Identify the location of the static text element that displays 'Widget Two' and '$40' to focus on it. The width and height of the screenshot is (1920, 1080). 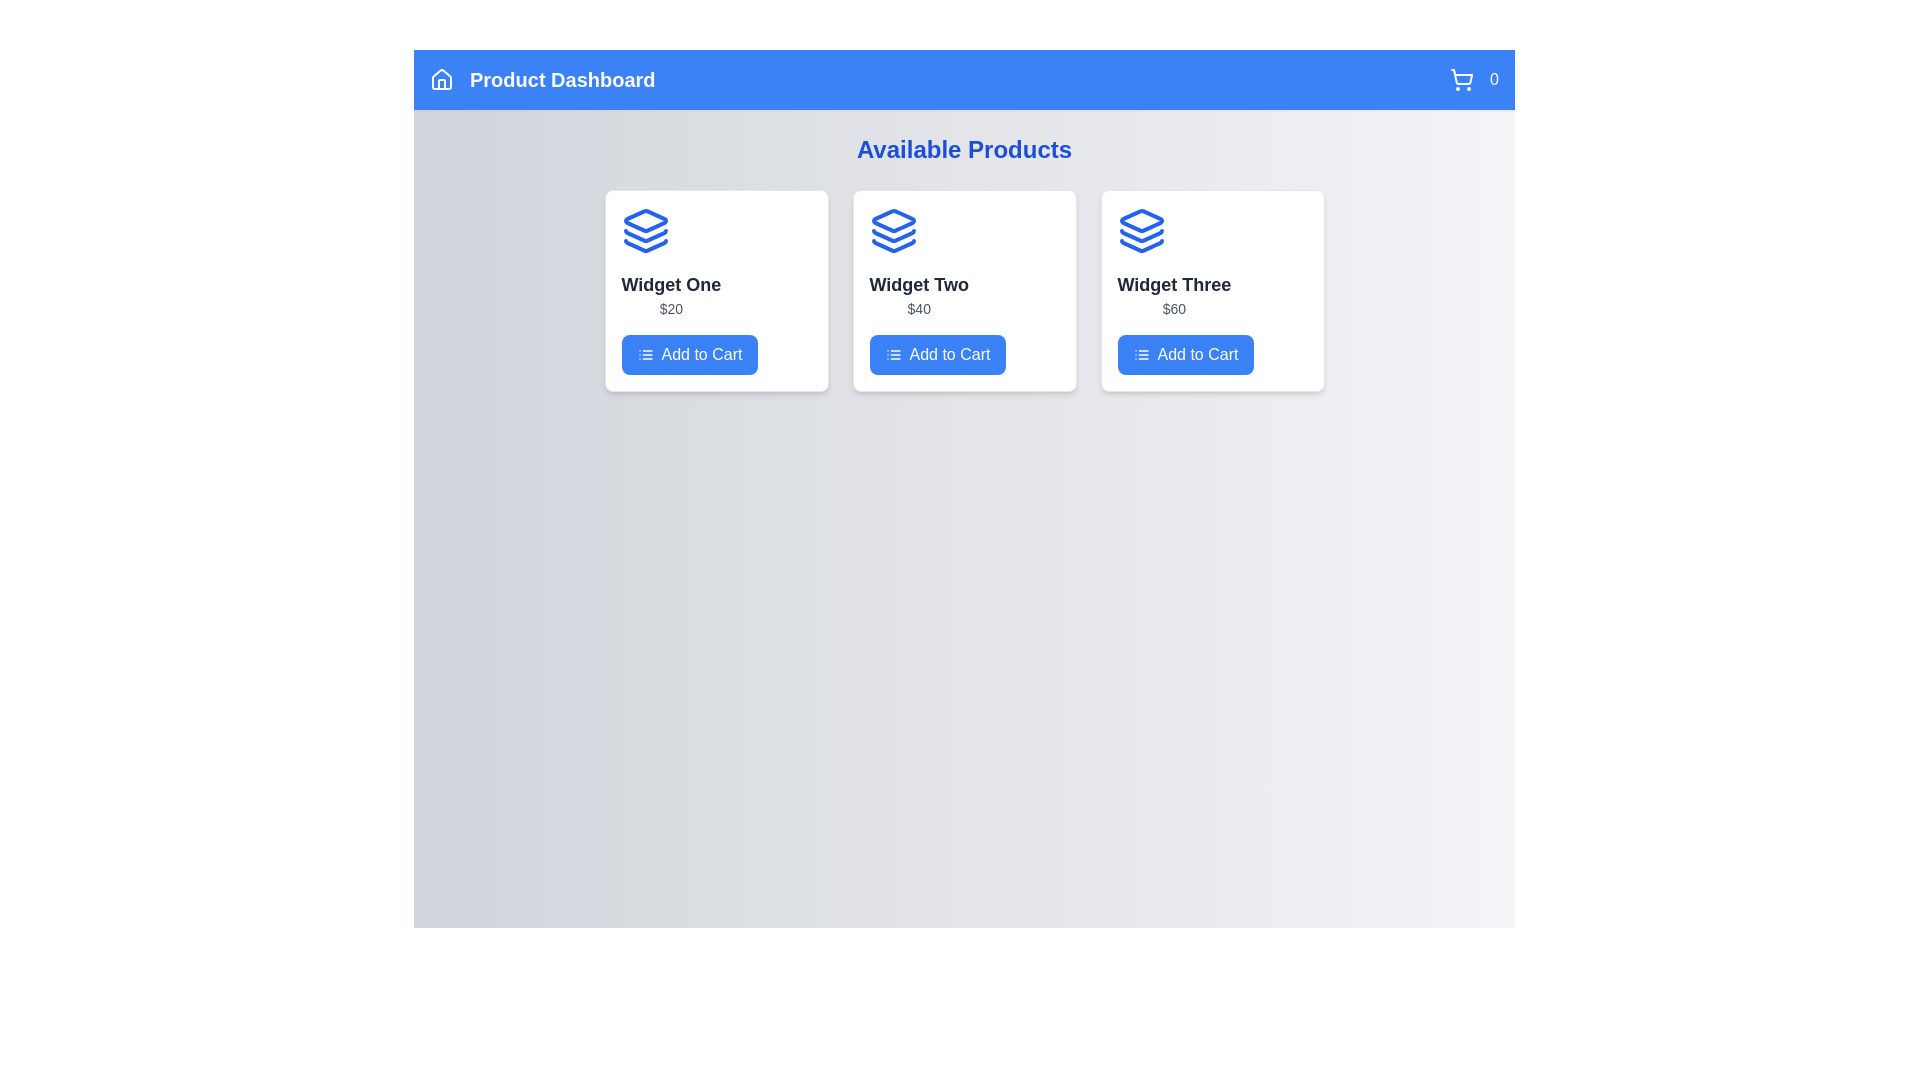
(918, 294).